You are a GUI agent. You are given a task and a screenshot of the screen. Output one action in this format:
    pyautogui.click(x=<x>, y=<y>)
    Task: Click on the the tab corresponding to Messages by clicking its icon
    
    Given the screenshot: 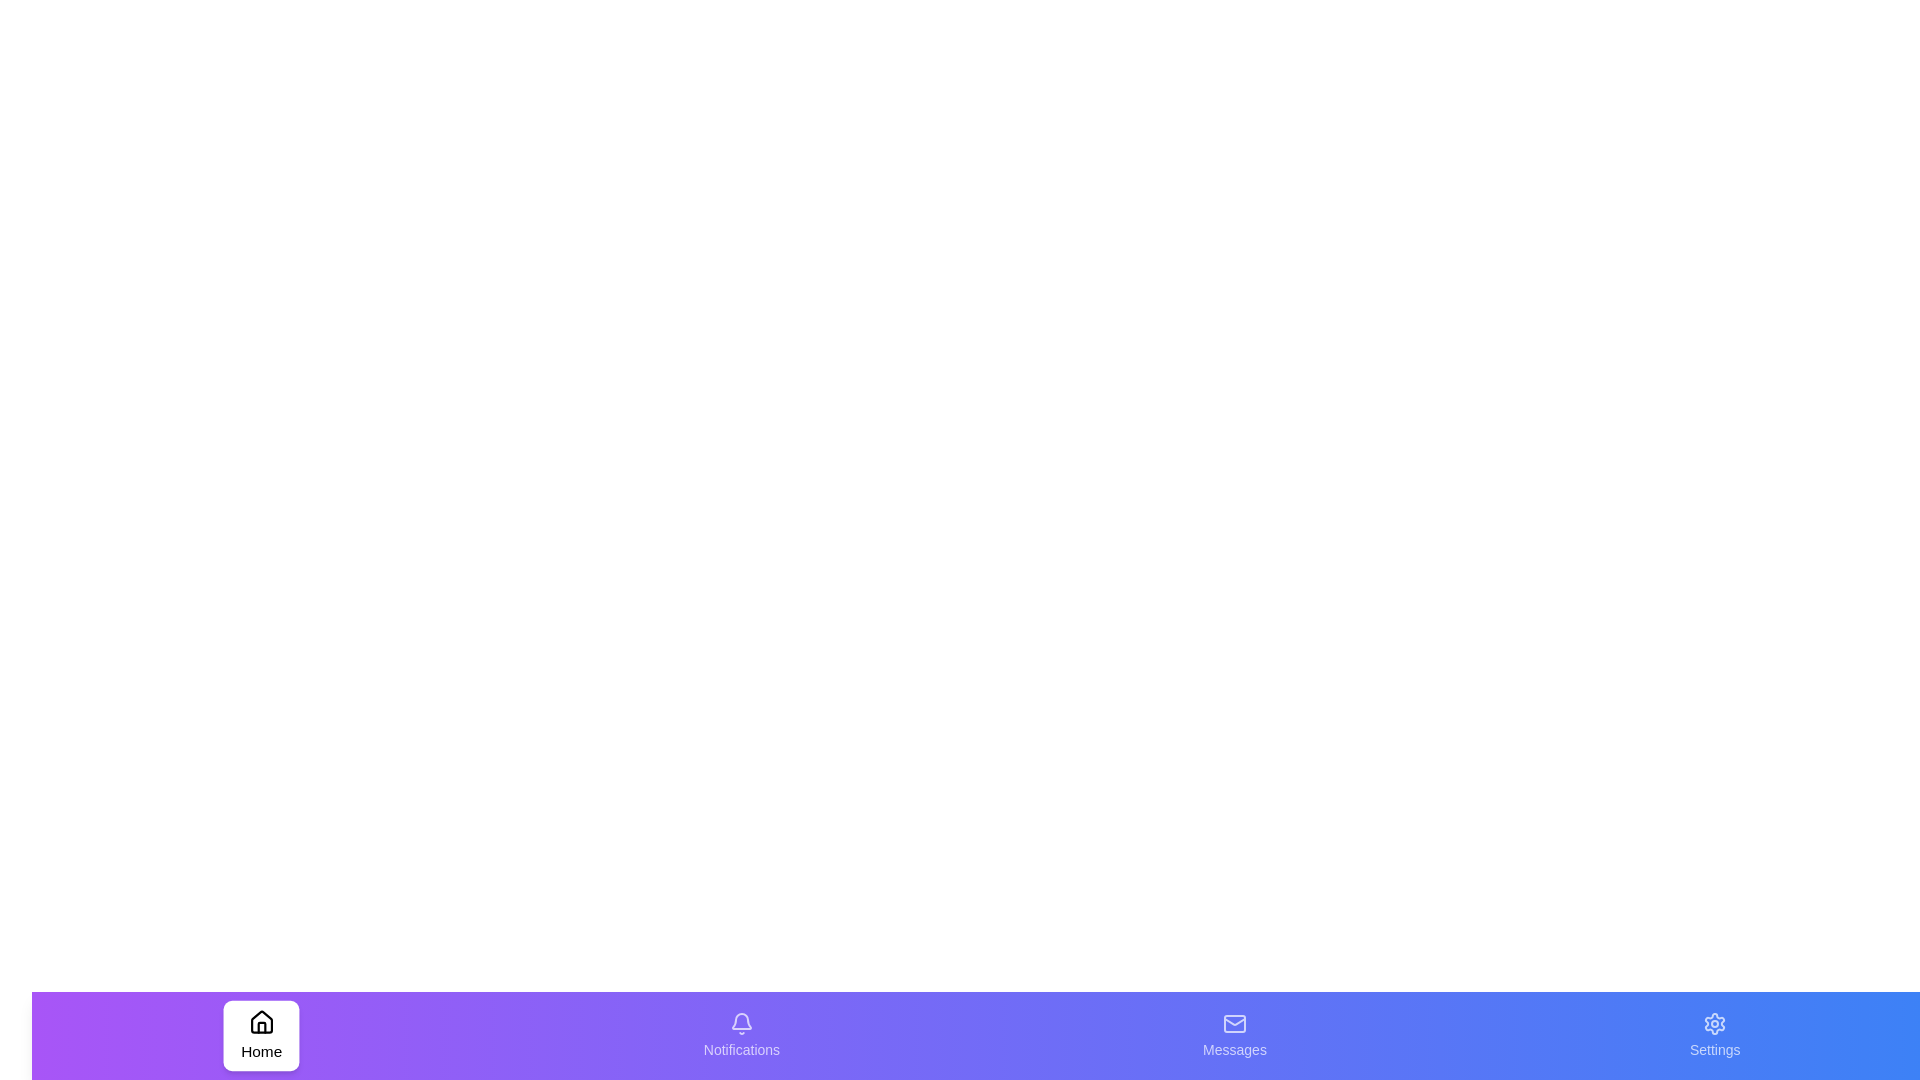 What is the action you would take?
    pyautogui.click(x=1233, y=1035)
    